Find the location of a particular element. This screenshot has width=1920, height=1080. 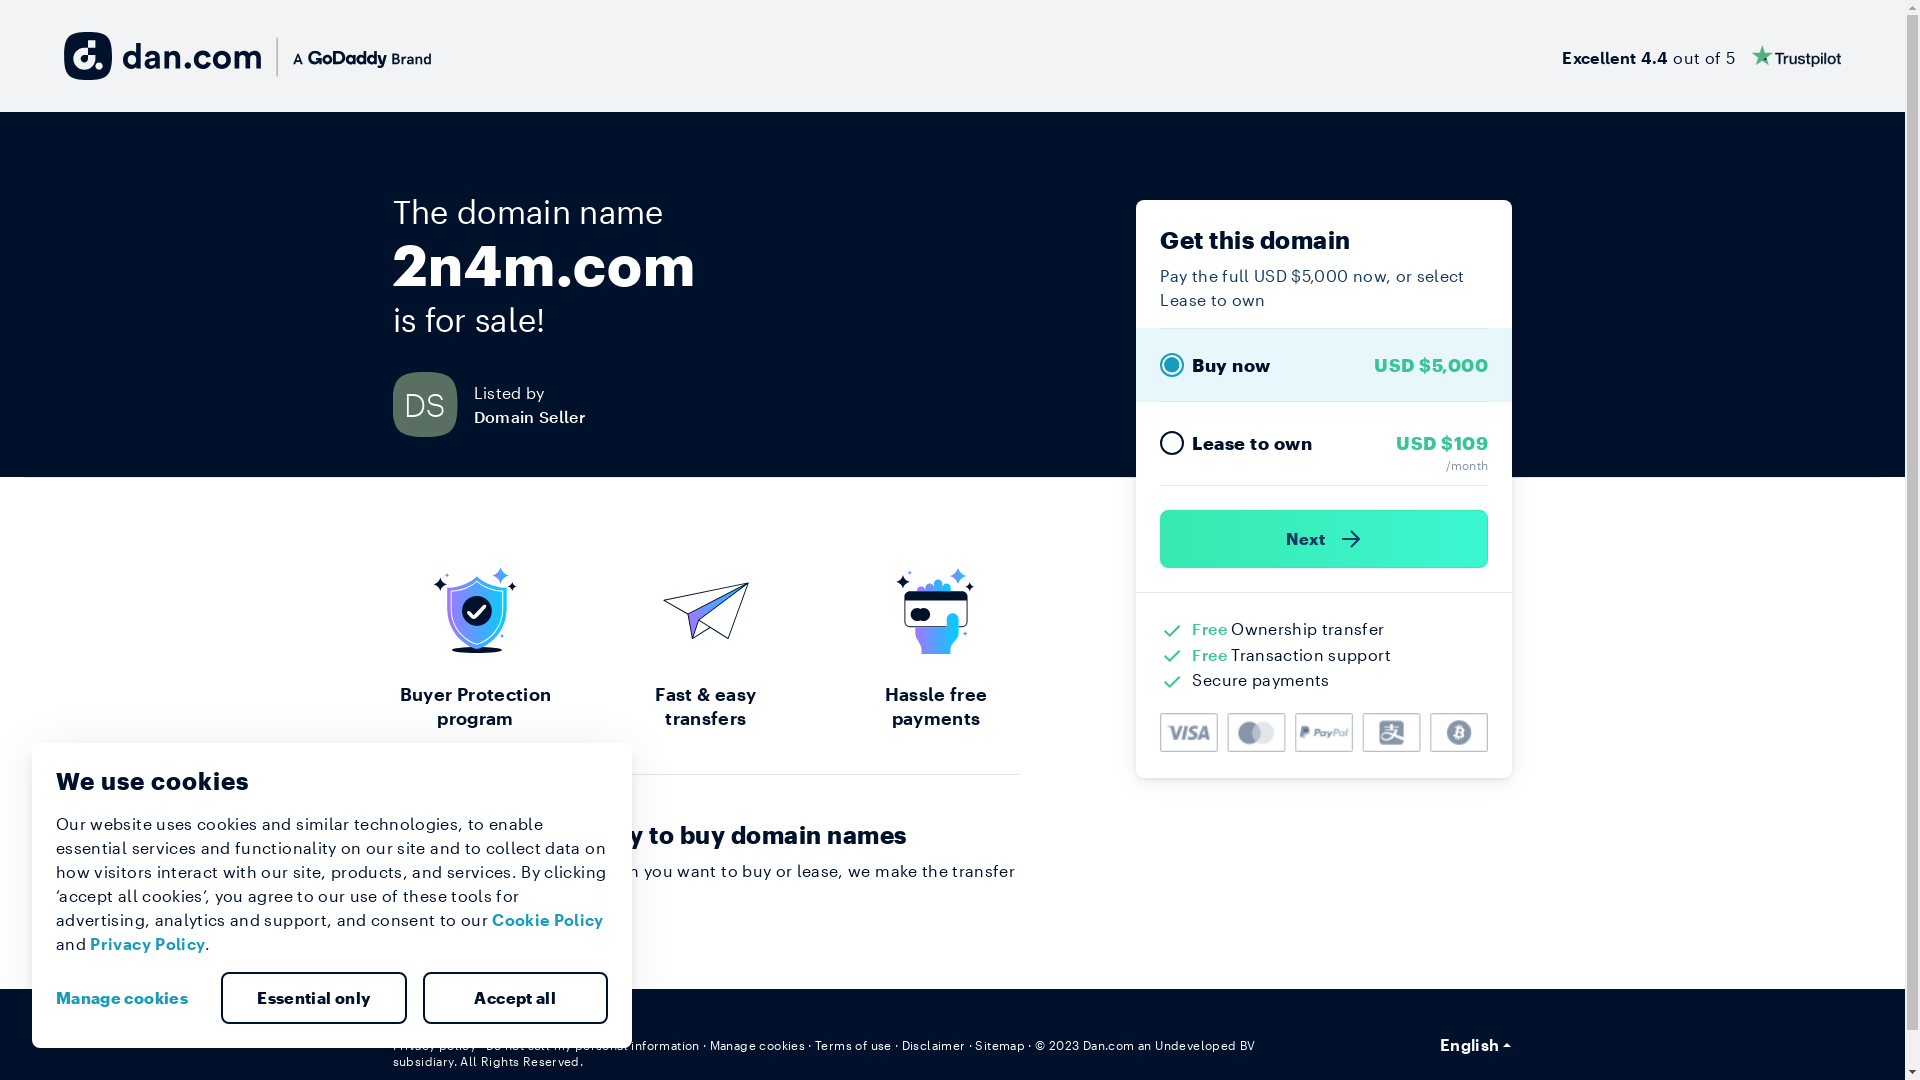

'Essential only' is located at coordinates (312, 998).